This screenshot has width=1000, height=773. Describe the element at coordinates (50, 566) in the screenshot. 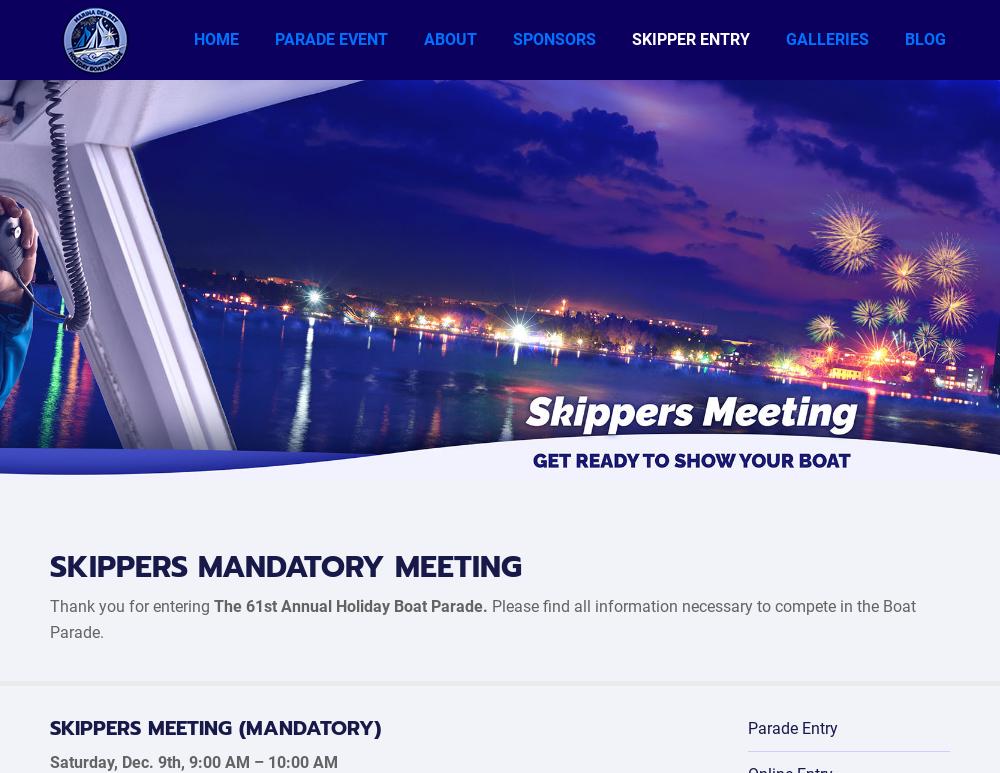

I see `'SKIPPERS MANDATORY MEETING'` at that location.